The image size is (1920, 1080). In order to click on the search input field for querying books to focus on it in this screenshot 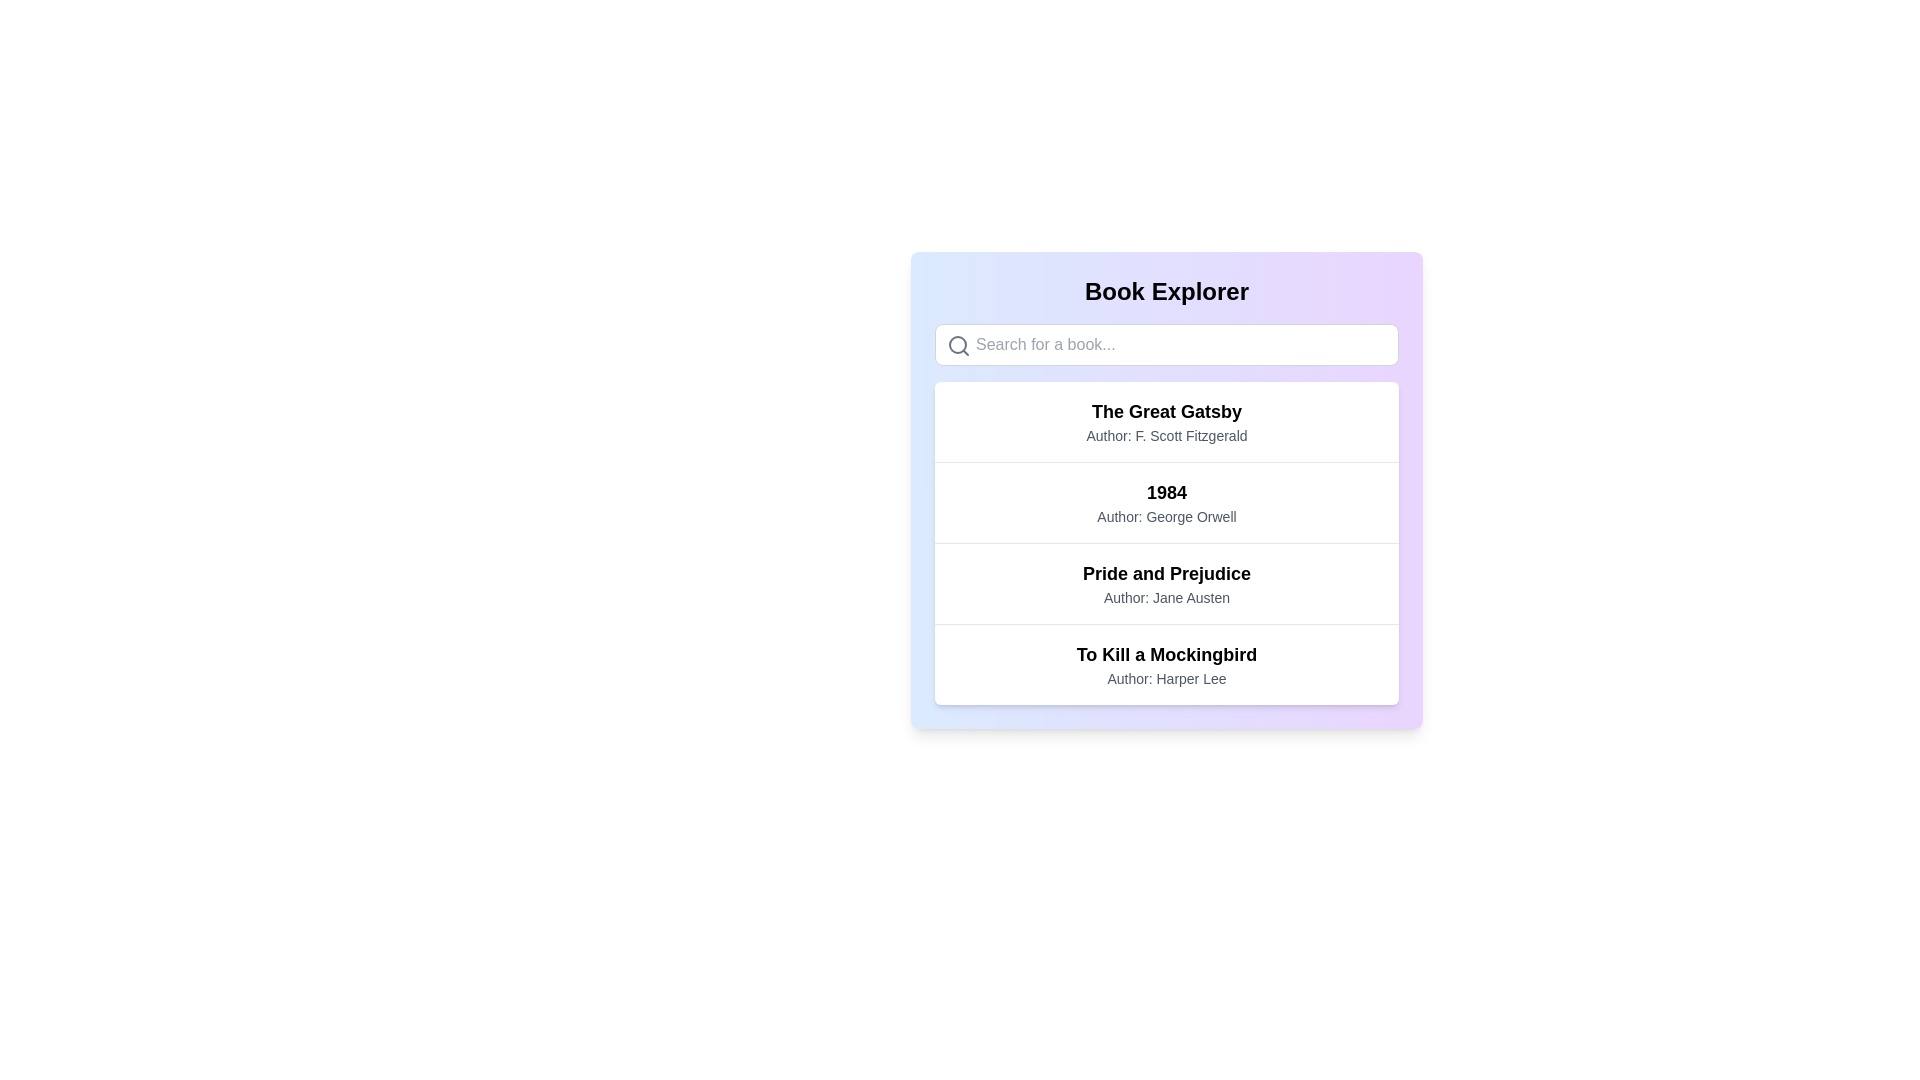, I will do `click(1166, 343)`.